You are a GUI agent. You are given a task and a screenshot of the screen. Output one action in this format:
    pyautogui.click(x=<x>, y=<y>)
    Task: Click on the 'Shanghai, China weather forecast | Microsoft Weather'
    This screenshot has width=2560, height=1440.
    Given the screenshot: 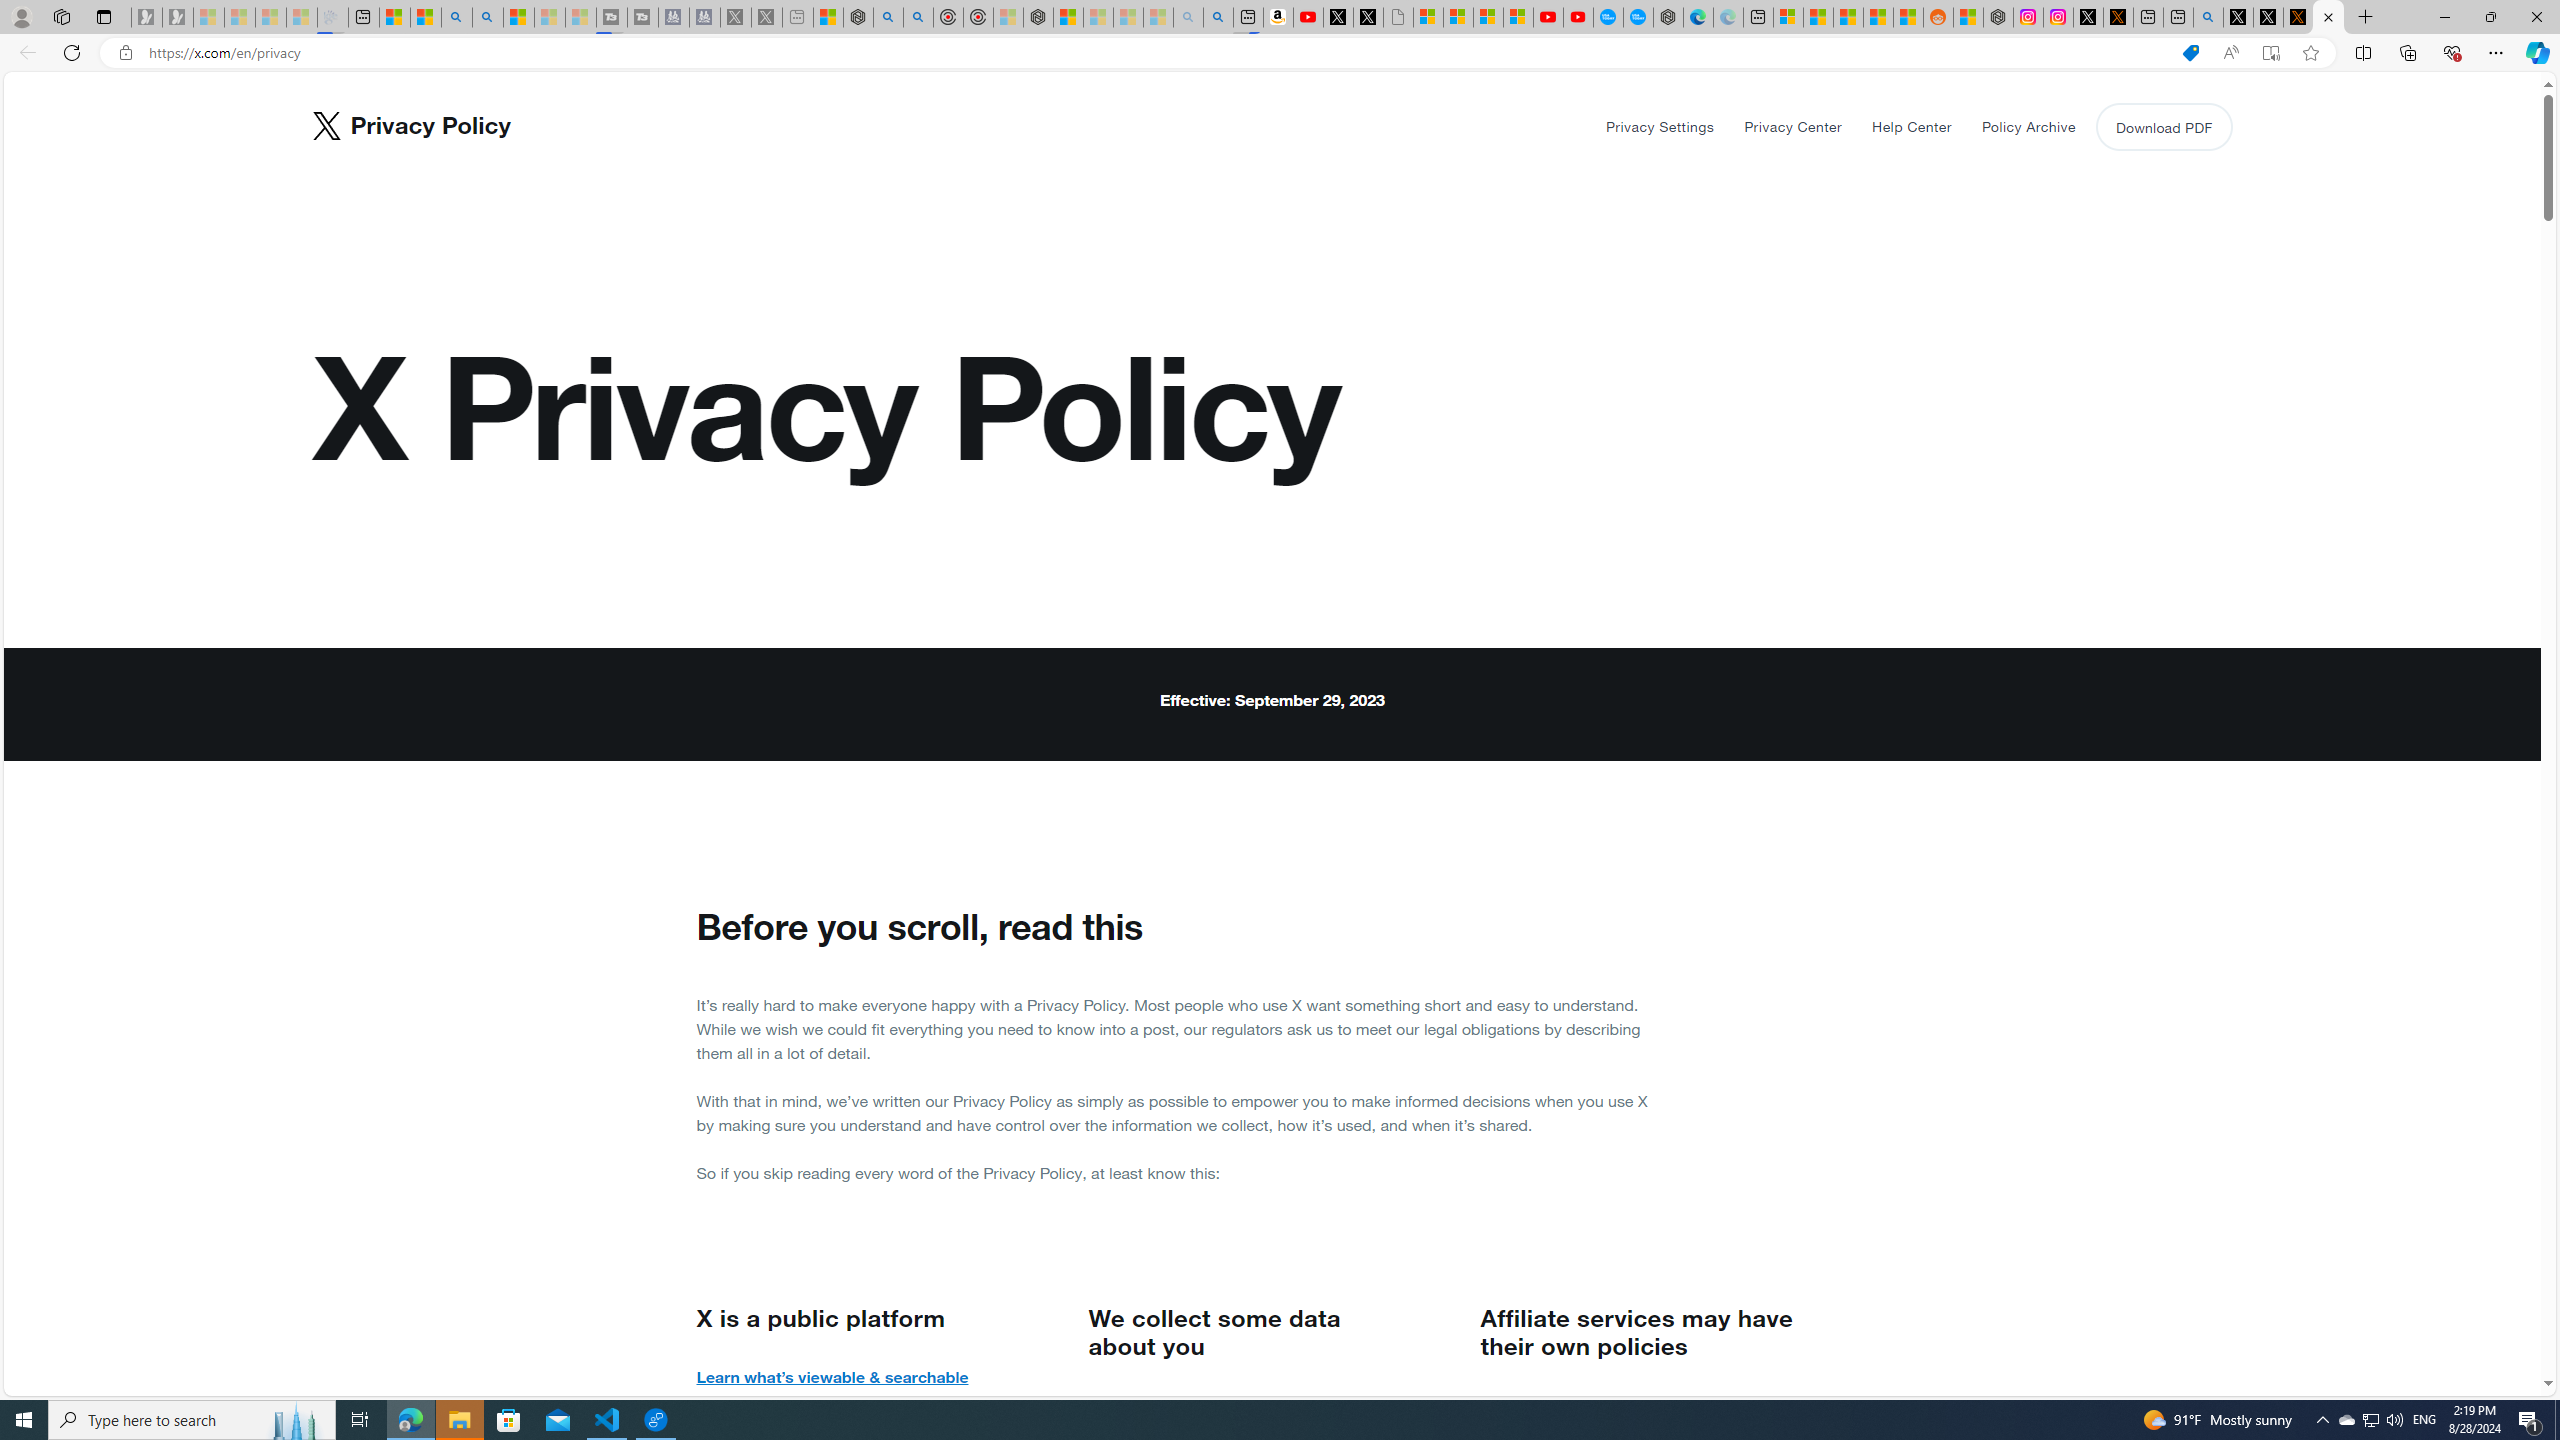 What is the action you would take?
    pyautogui.click(x=1818, y=16)
    